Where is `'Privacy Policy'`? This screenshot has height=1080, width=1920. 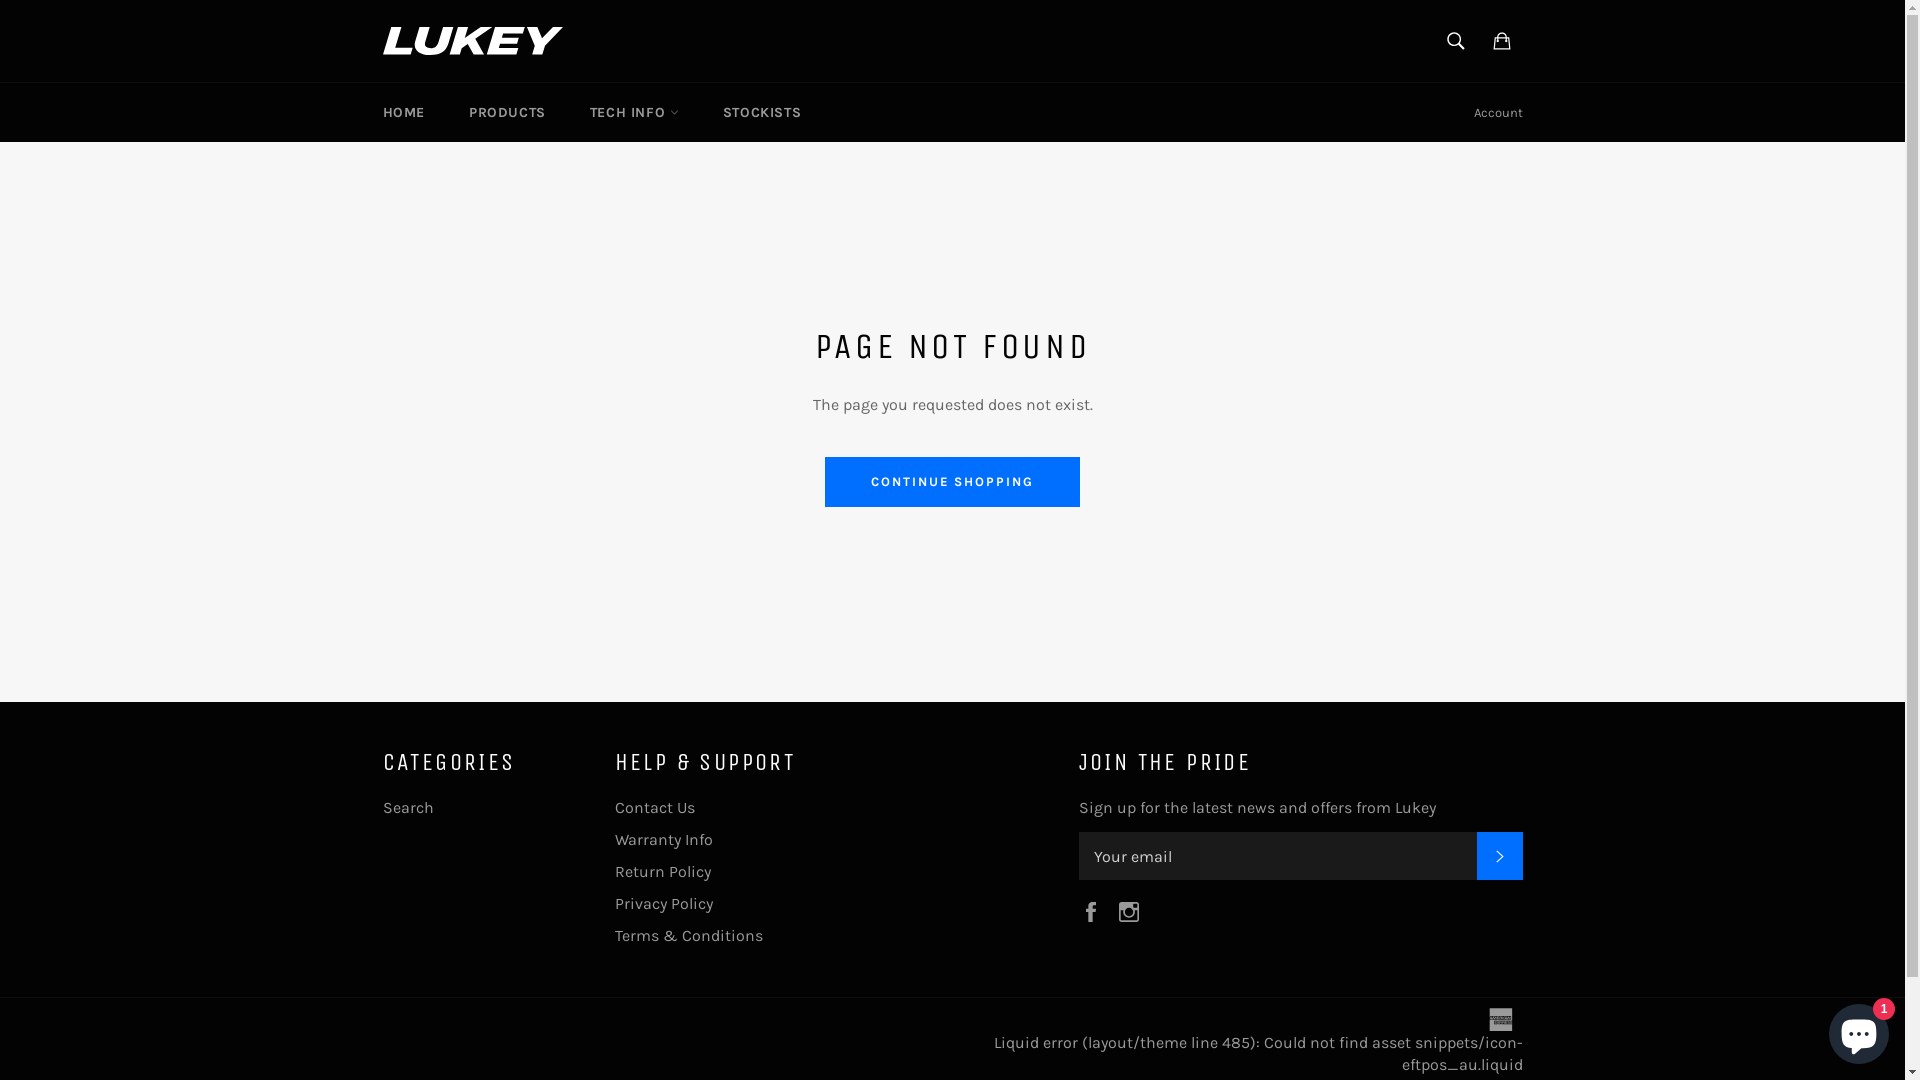
'Privacy Policy' is located at coordinates (662, 903).